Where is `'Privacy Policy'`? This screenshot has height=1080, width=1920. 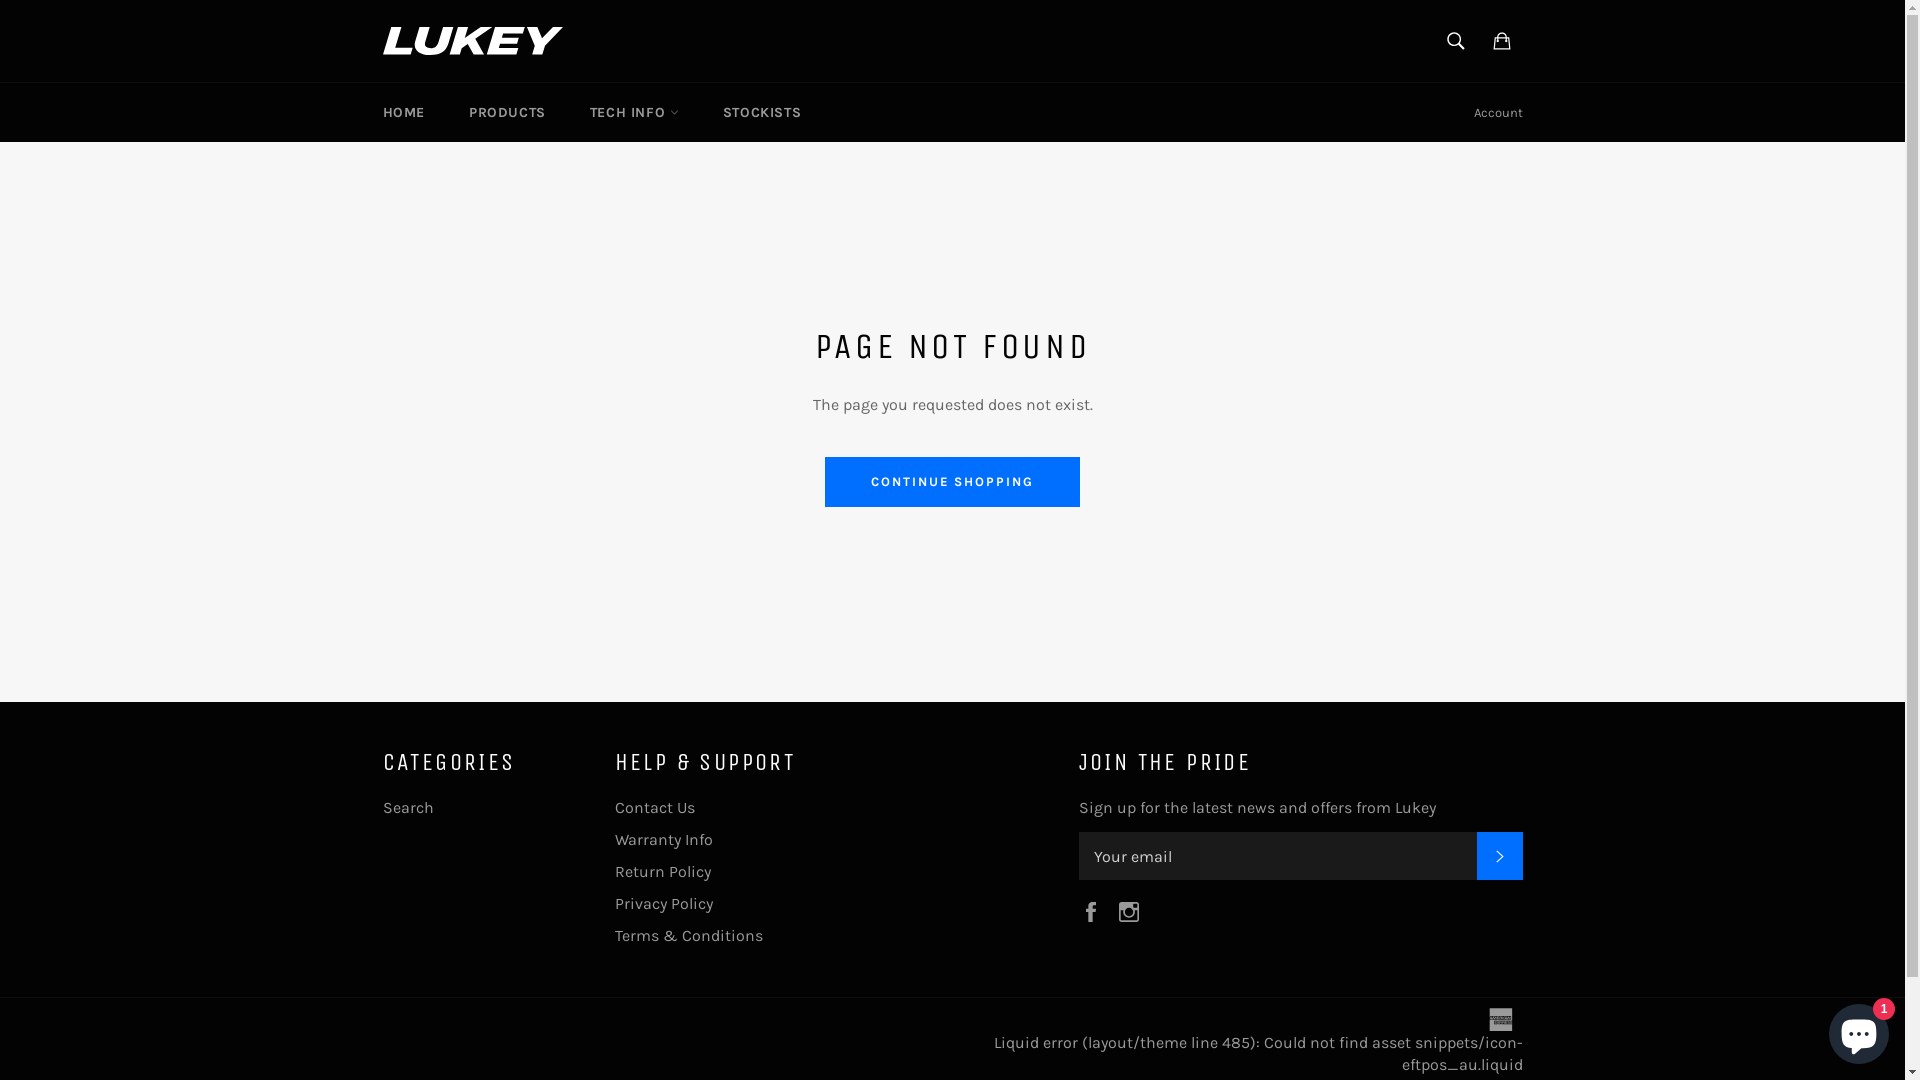
'Privacy Policy' is located at coordinates (662, 903).